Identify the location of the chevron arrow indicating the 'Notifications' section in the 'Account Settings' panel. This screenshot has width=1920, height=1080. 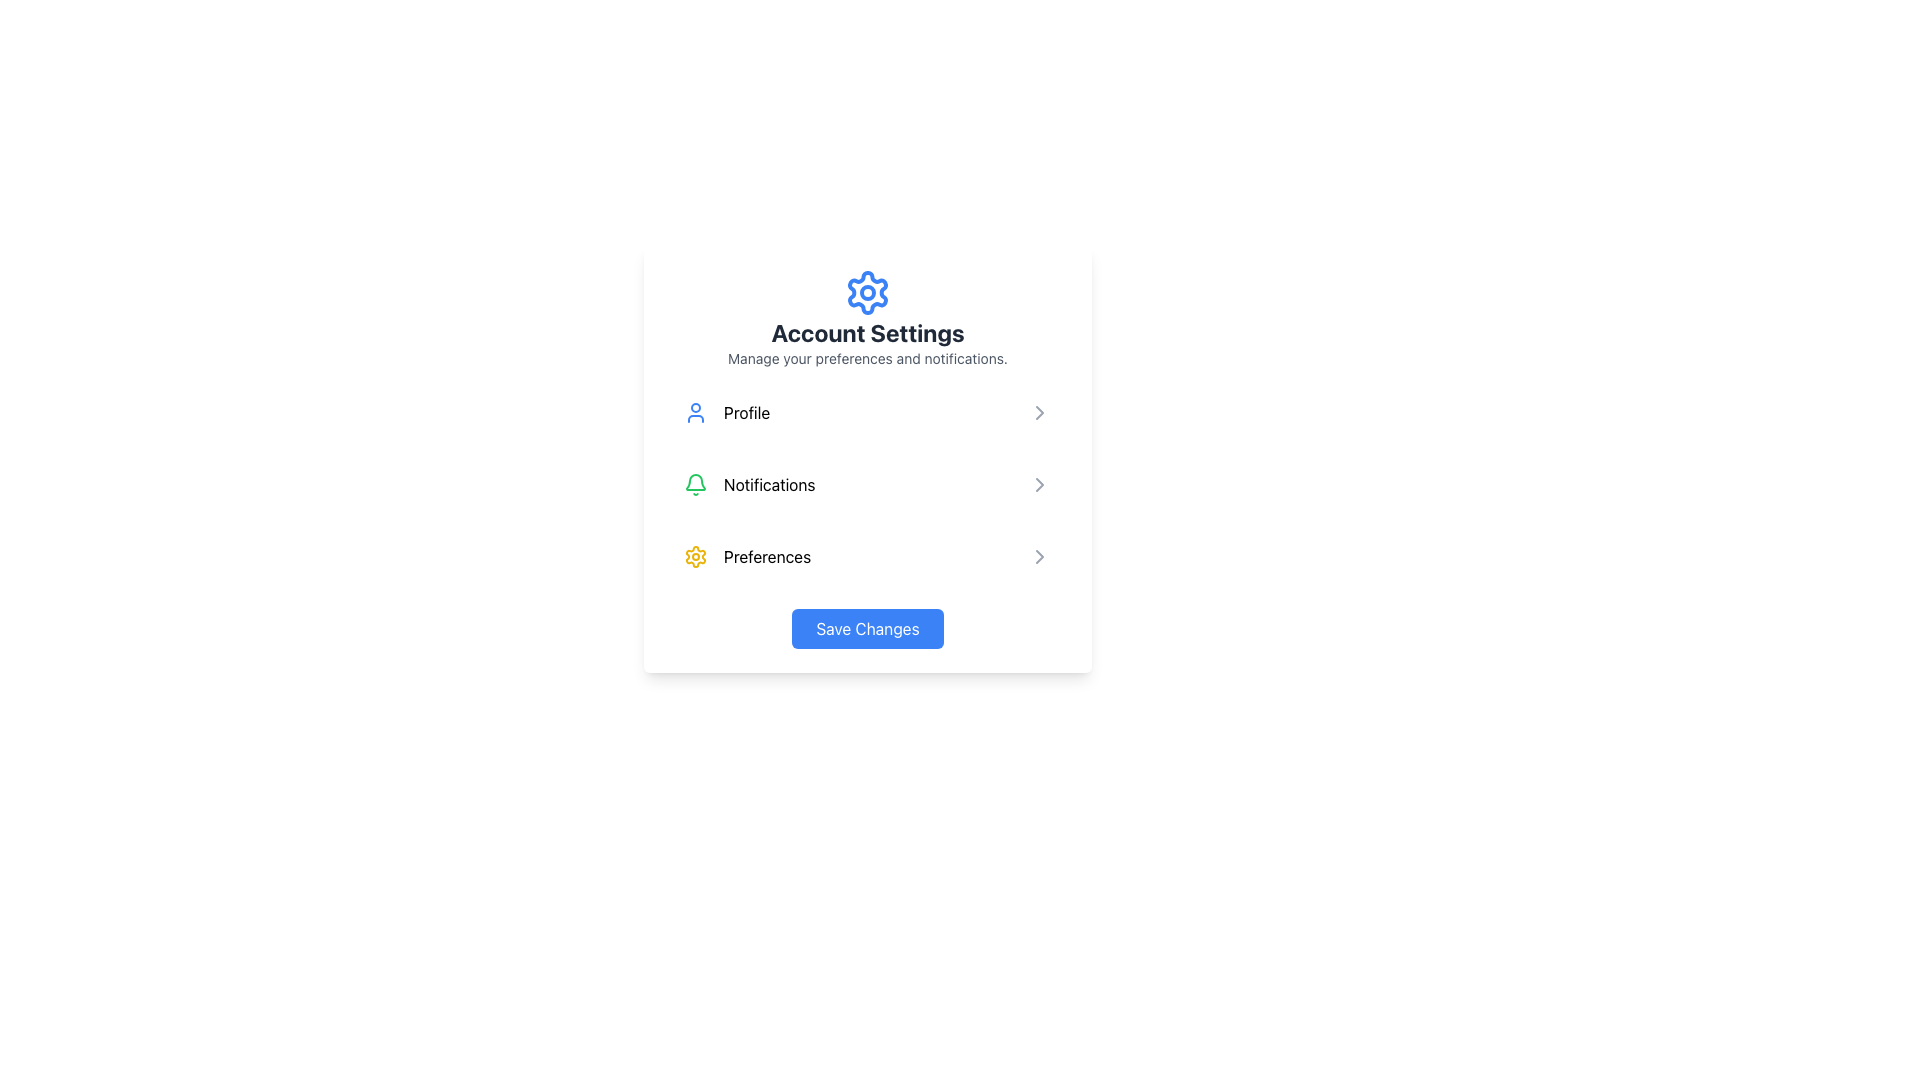
(1040, 485).